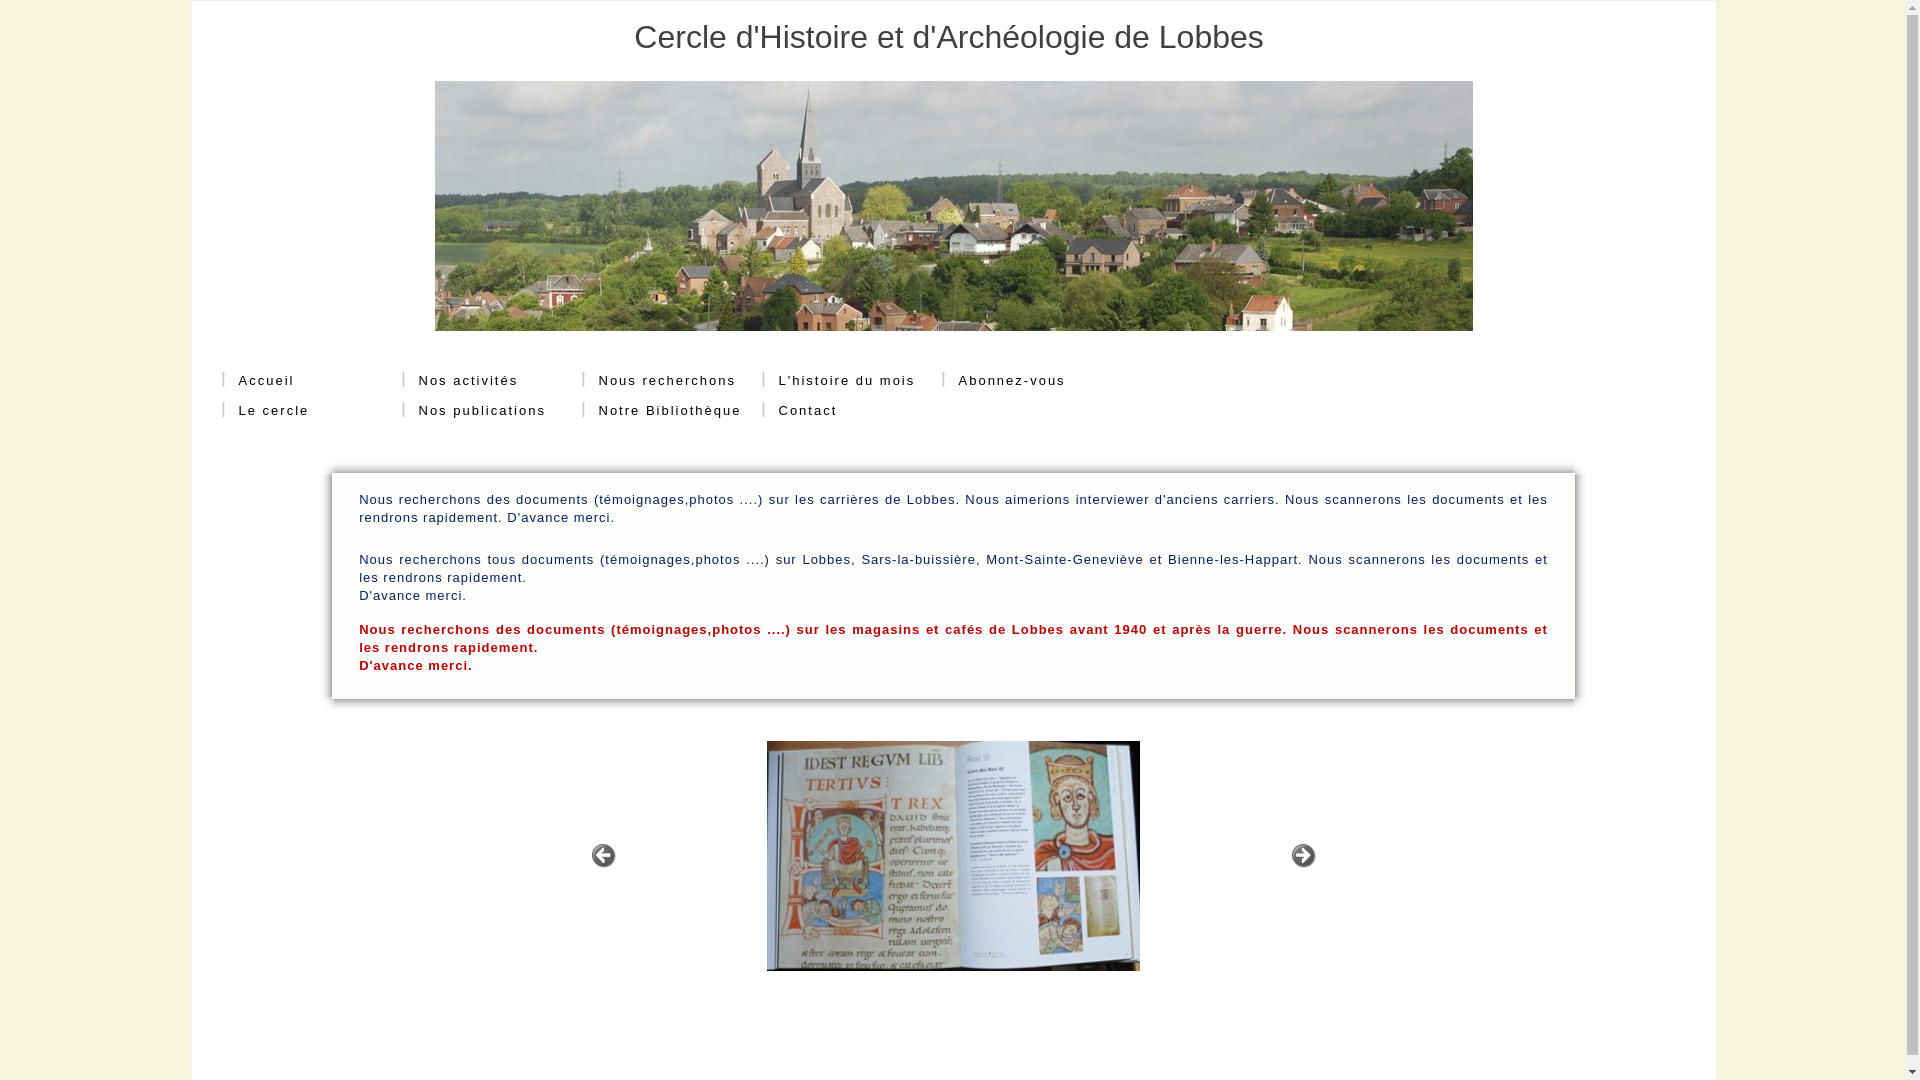 This screenshot has width=1920, height=1080. Describe the element at coordinates (800, 410) in the screenshot. I see `'Contact'` at that location.